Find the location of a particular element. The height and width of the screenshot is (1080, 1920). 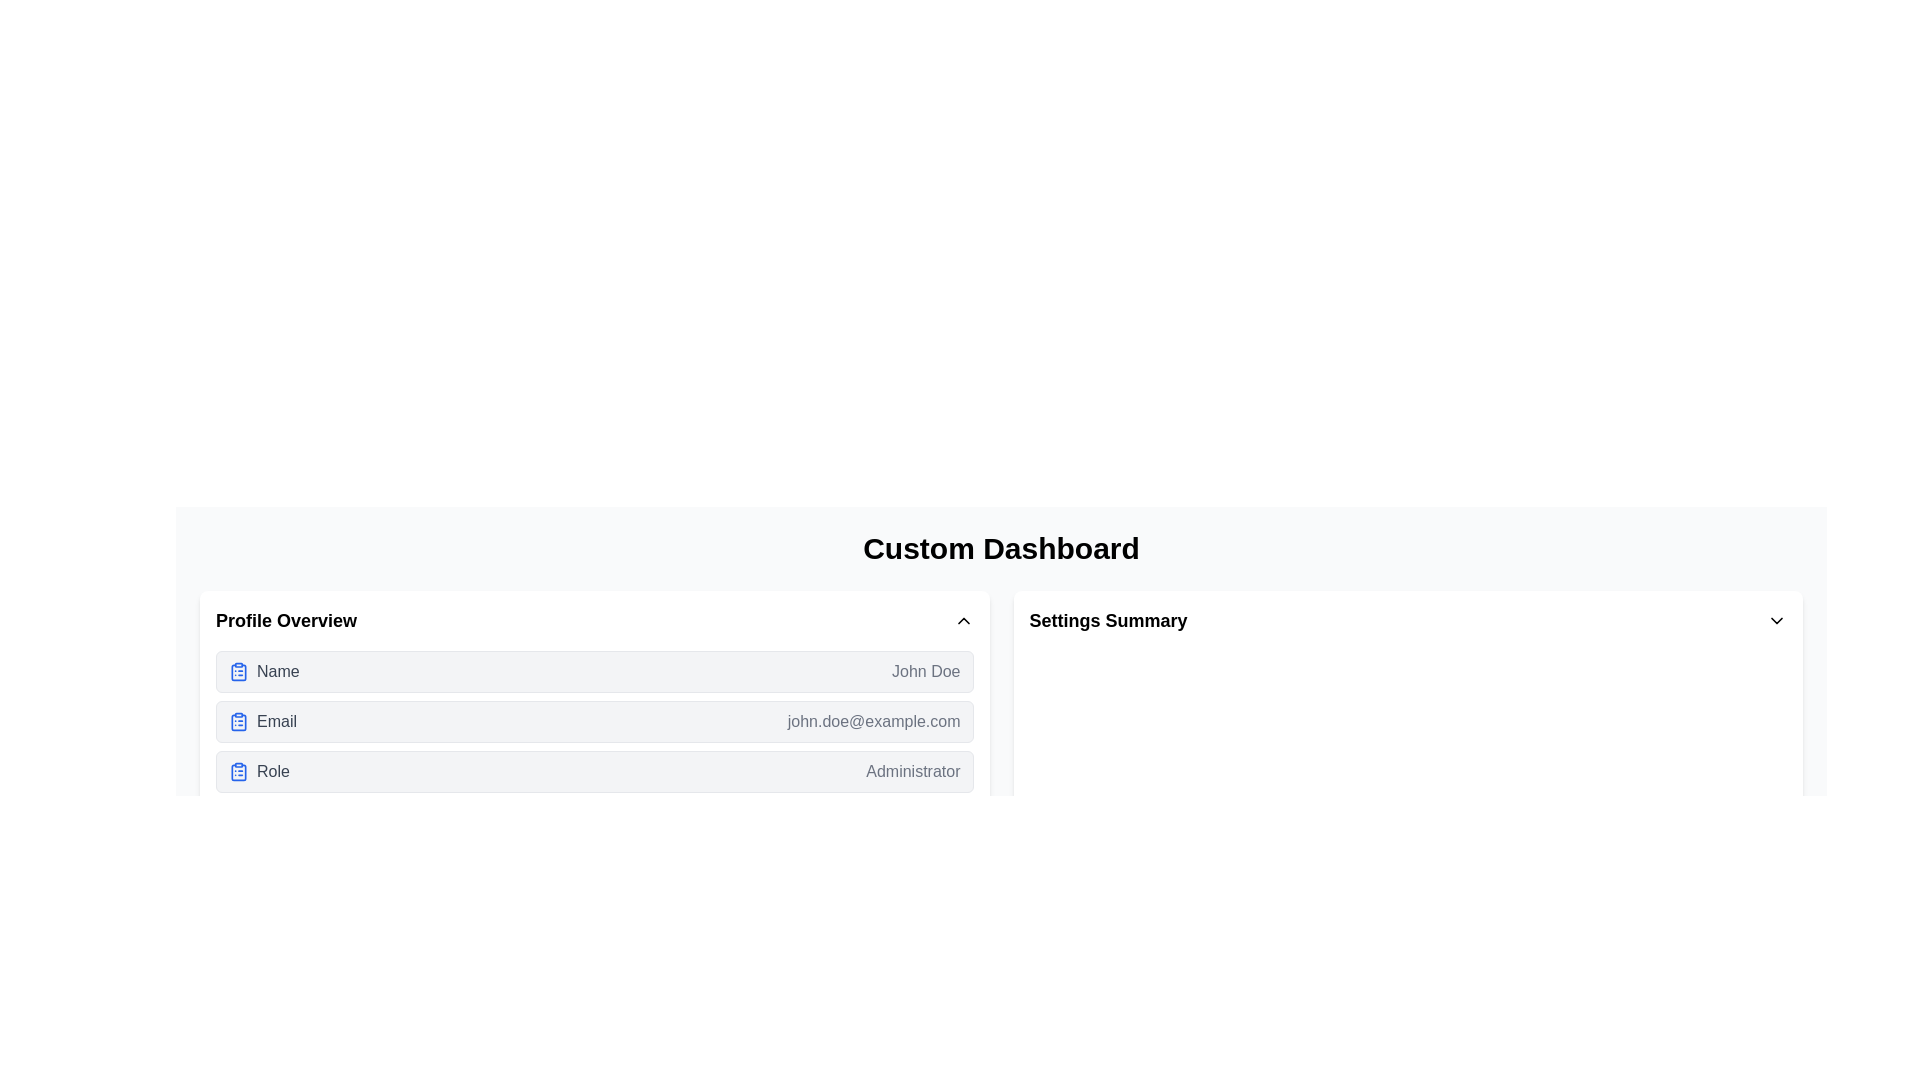

the Informational Card displaying the user's name in the Profile Overview section, which is the first item in the list of three similar elements is located at coordinates (593, 671).